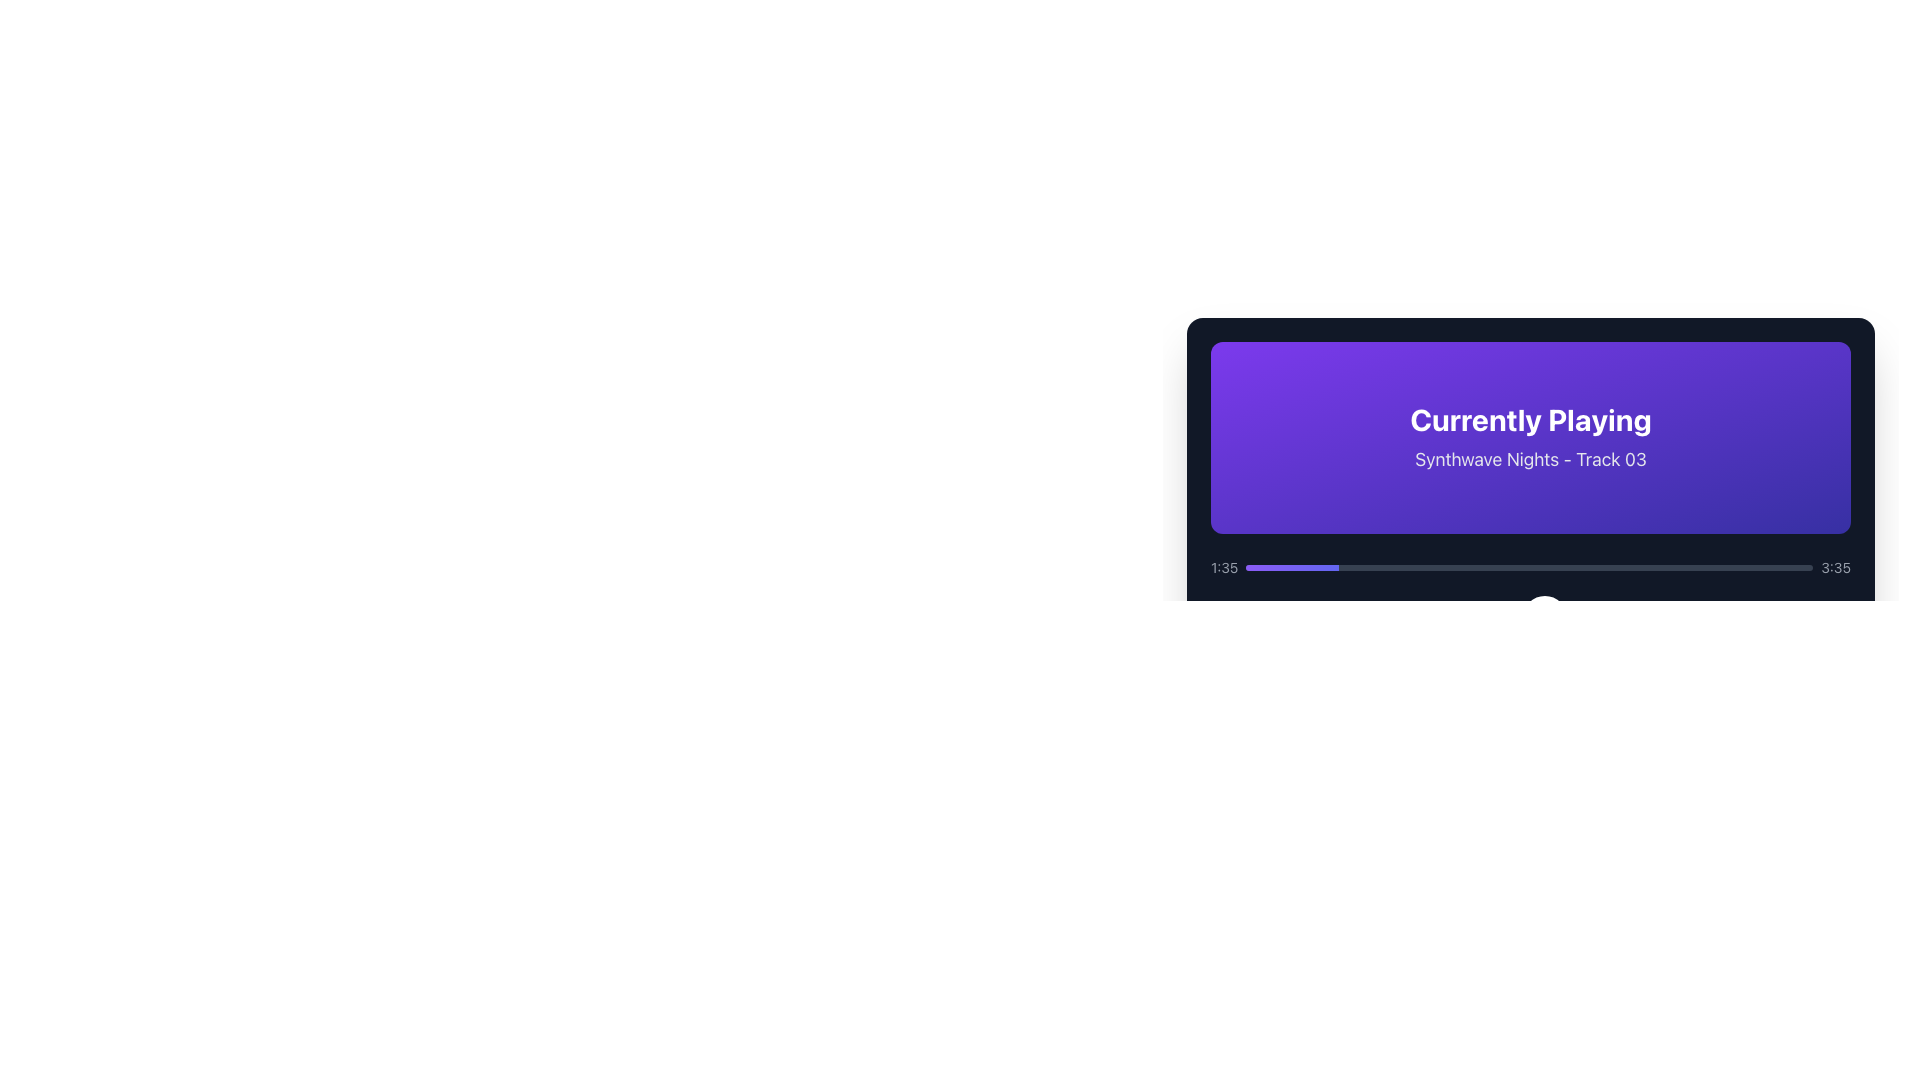 The width and height of the screenshot is (1920, 1080). I want to click on the playback position, so click(1289, 567).